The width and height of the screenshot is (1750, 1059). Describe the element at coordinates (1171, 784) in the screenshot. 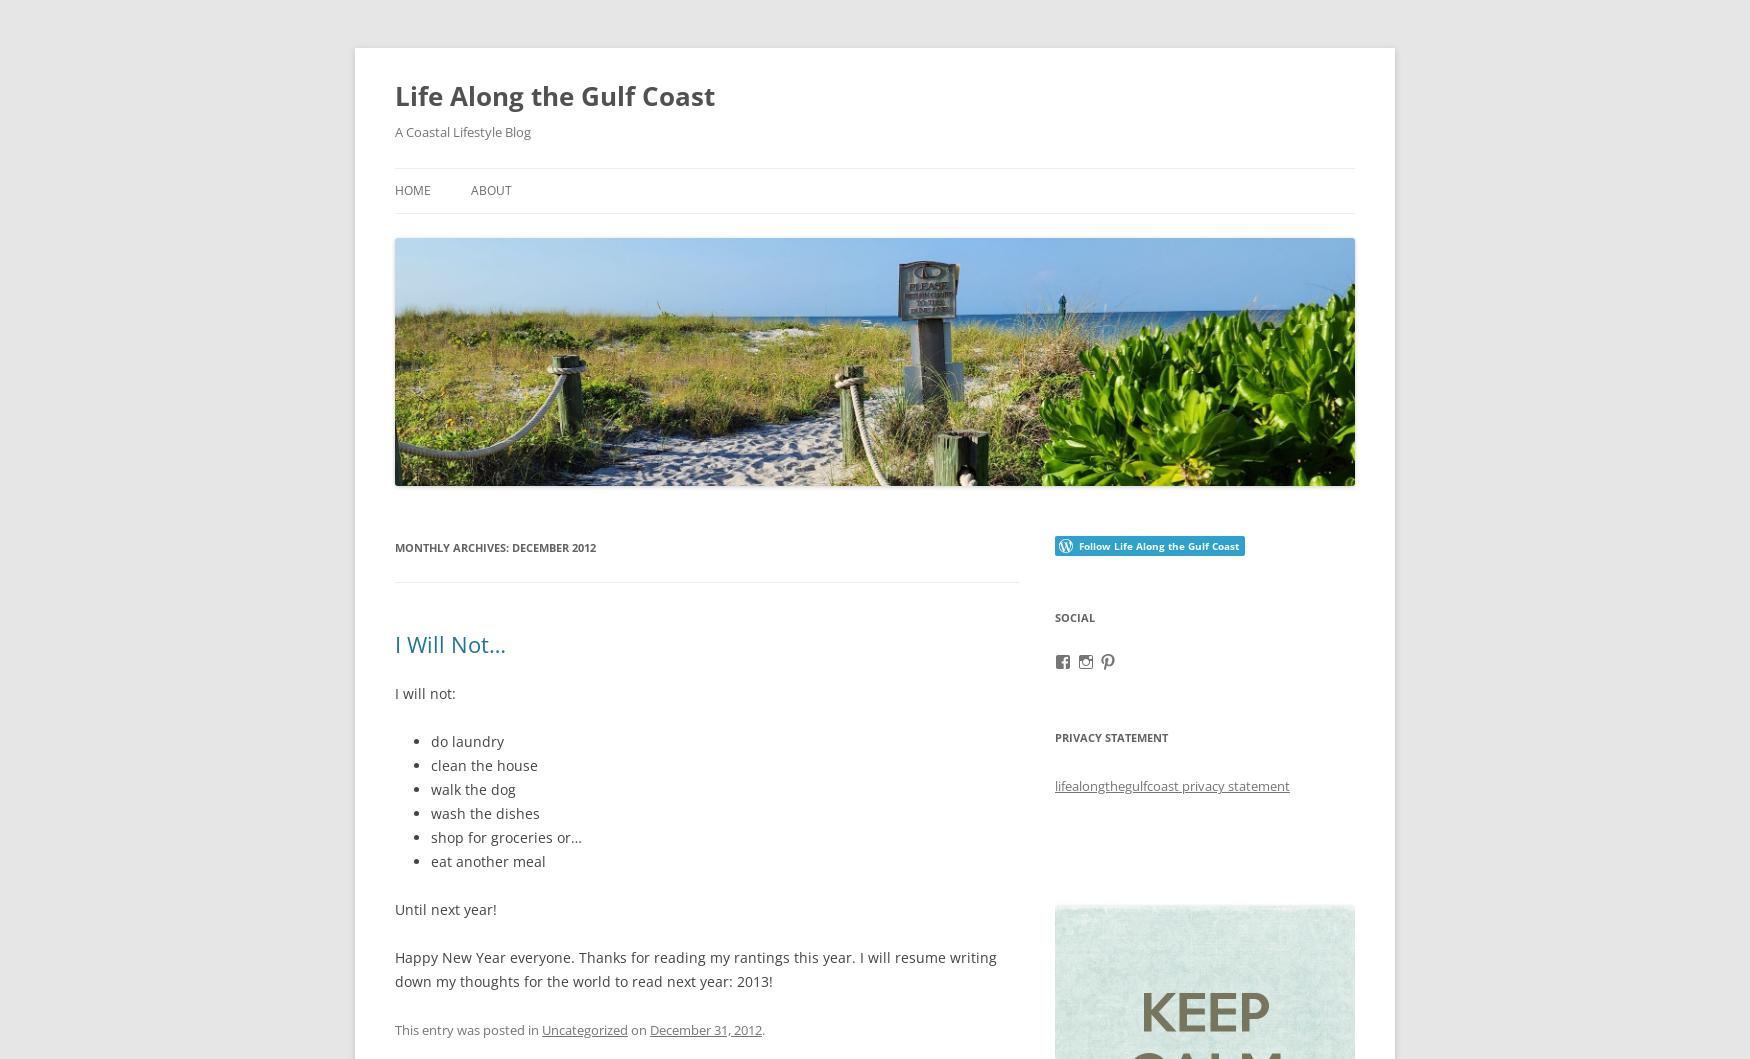

I see `'lifealongthegulfcoast privacy statement'` at that location.